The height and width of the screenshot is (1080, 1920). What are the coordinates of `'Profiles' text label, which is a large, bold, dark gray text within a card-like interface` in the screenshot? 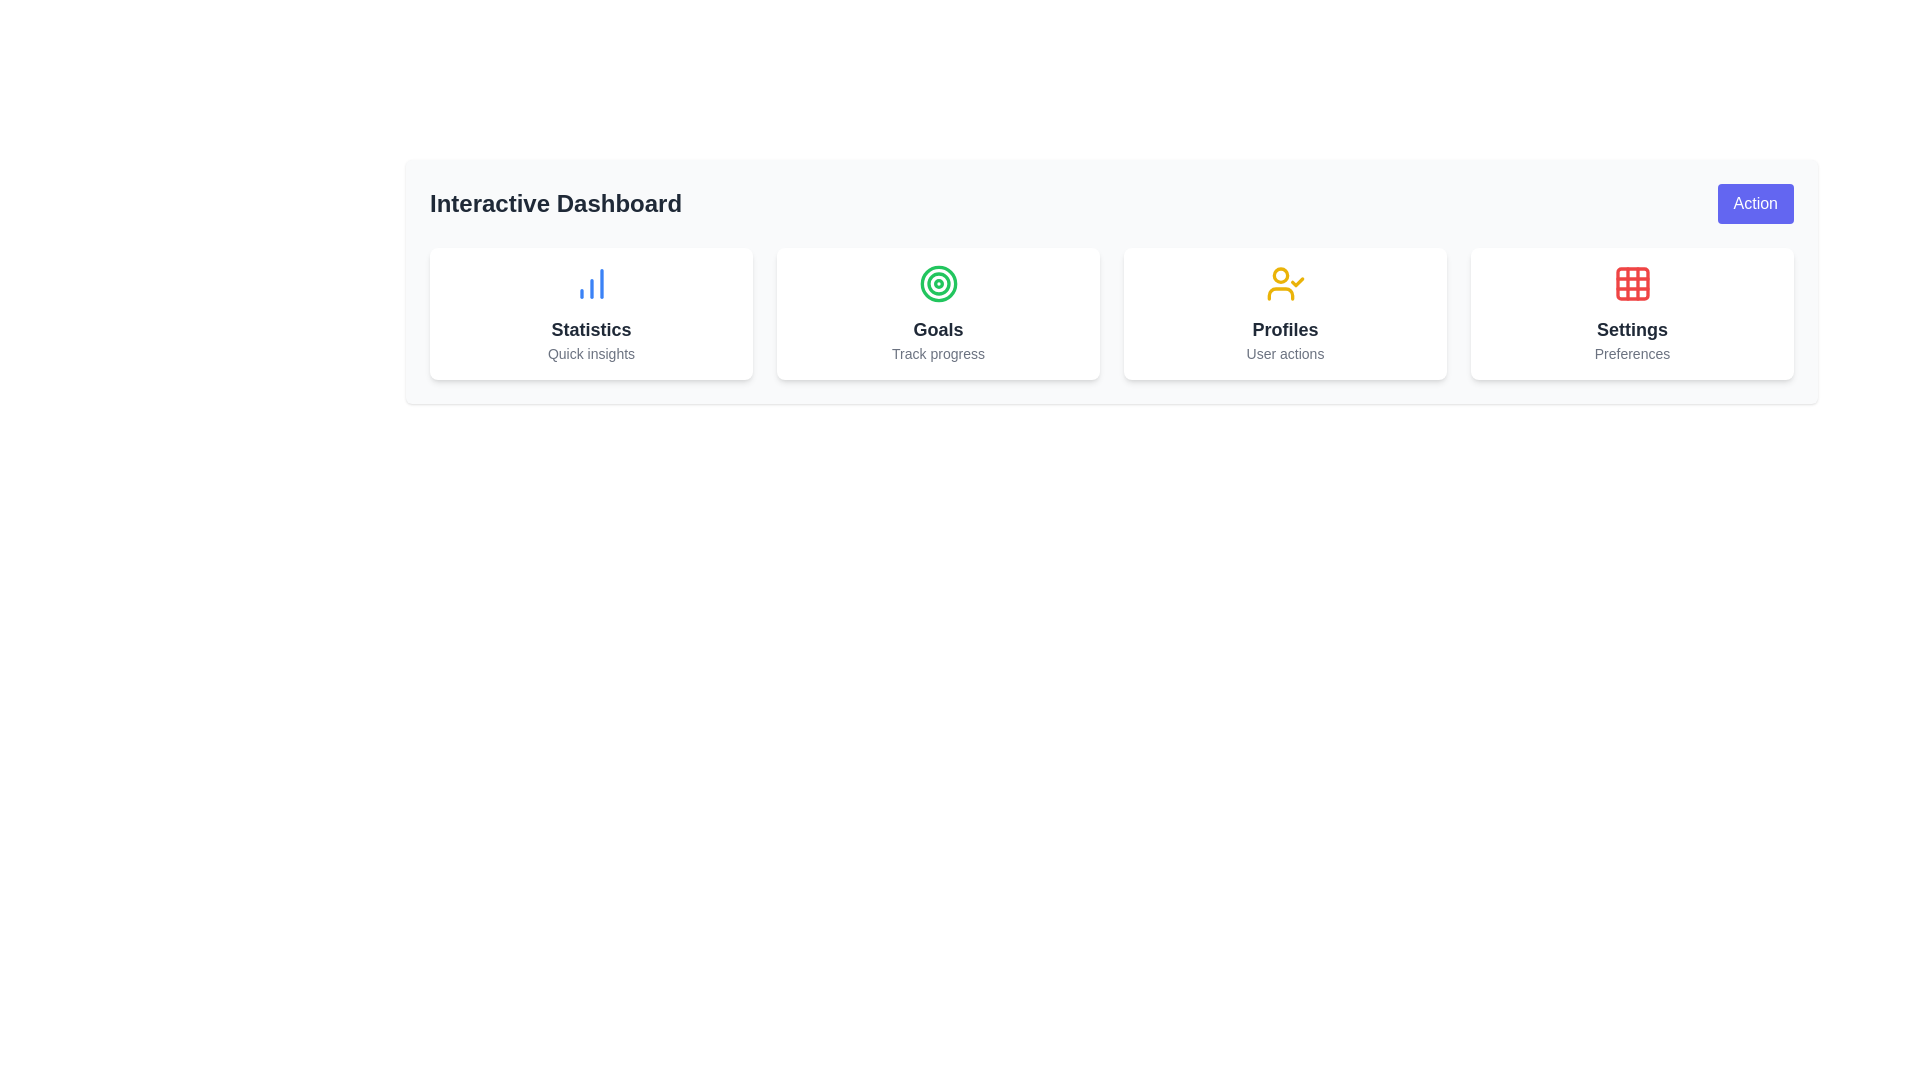 It's located at (1285, 329).